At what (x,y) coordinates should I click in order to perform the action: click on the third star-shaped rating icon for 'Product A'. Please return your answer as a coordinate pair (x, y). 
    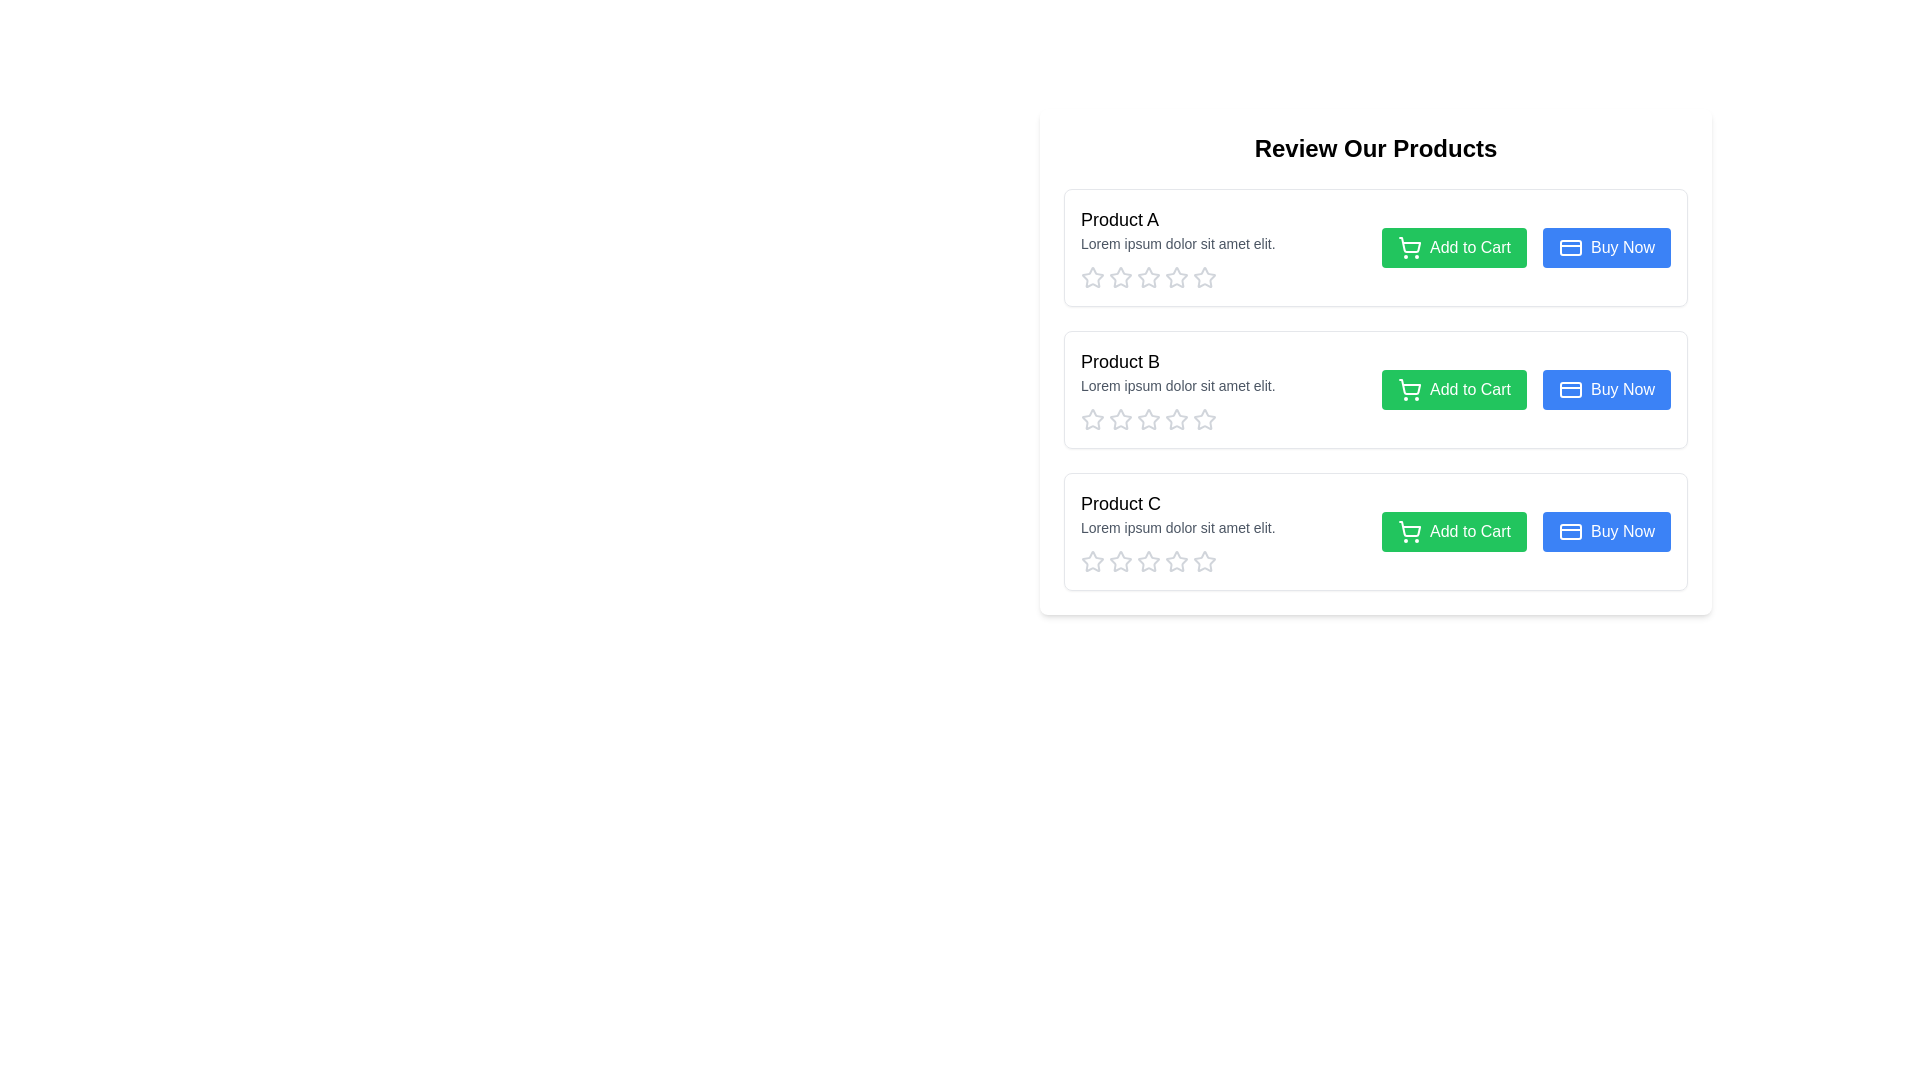
    Looking at the image, I should click on (1176, 277).